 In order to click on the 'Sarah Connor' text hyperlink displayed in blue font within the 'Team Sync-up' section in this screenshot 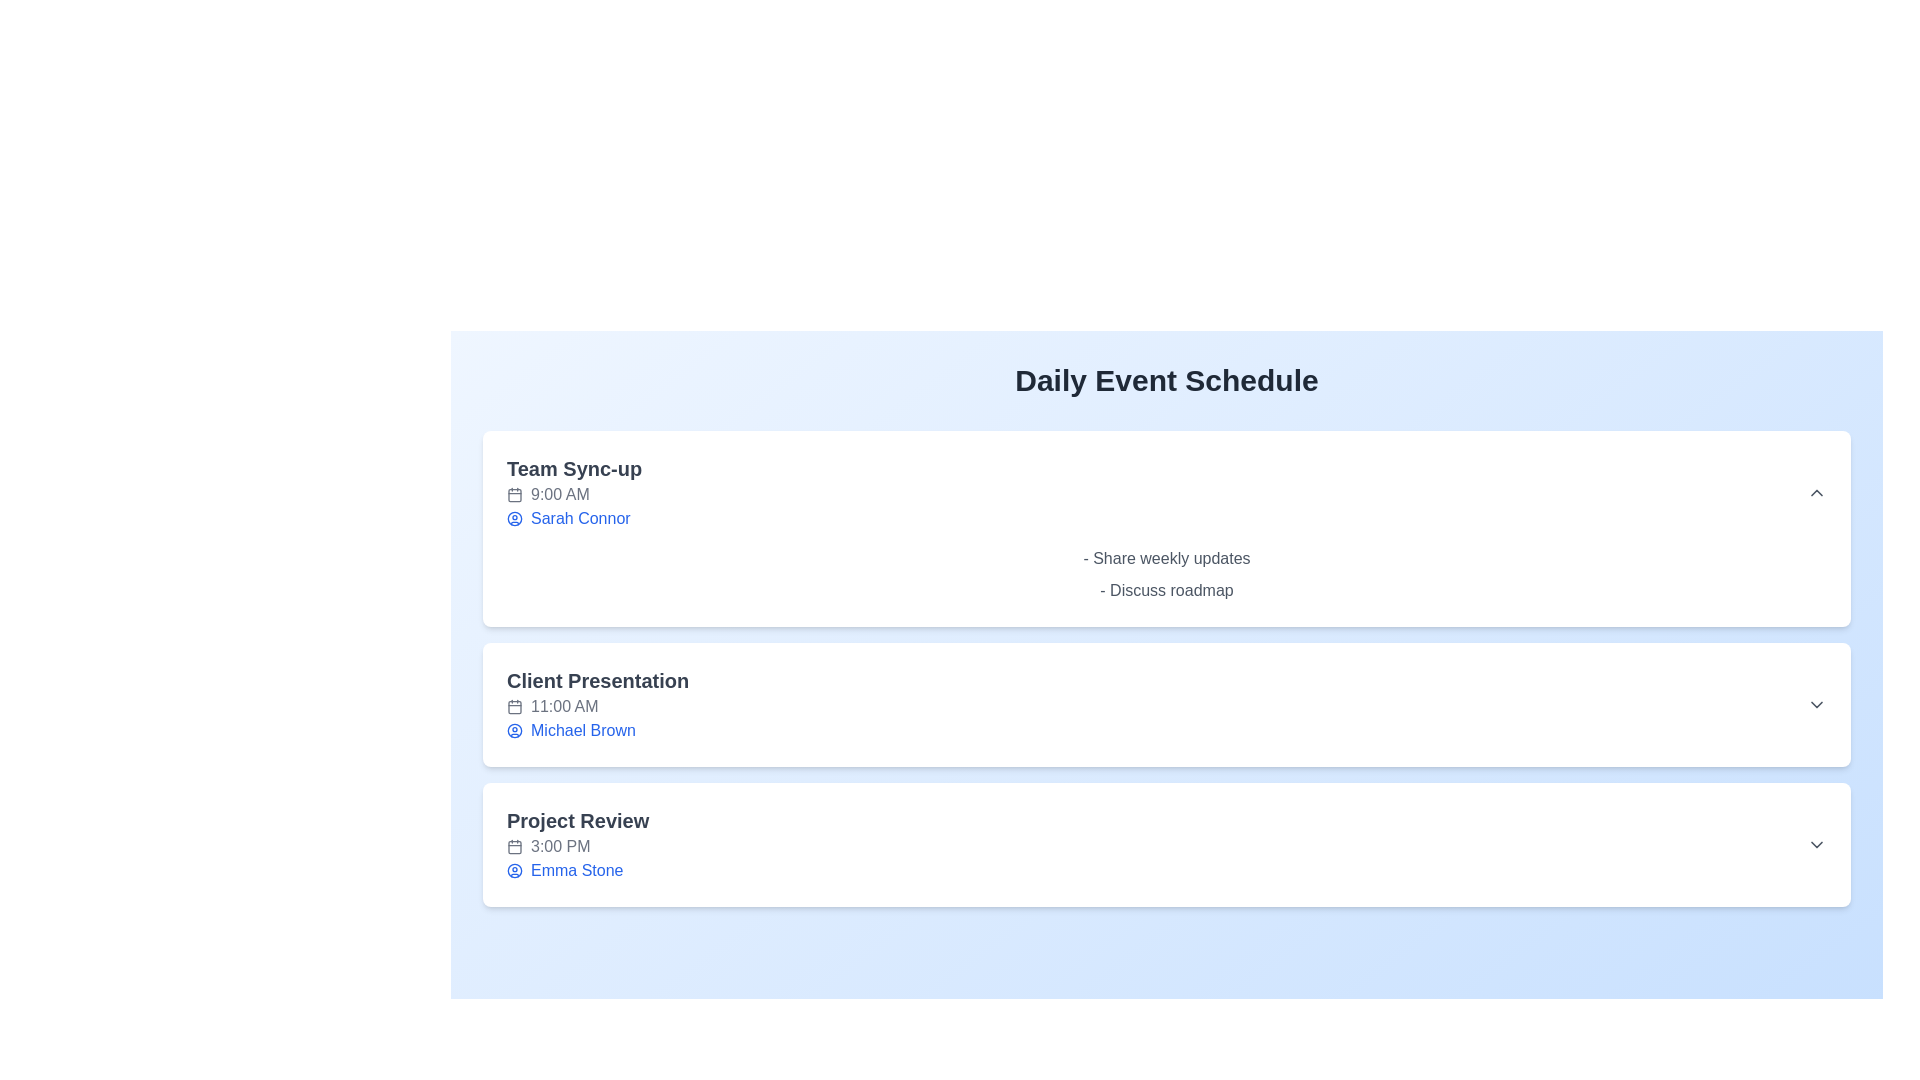, I will do `click(579, 518)`.